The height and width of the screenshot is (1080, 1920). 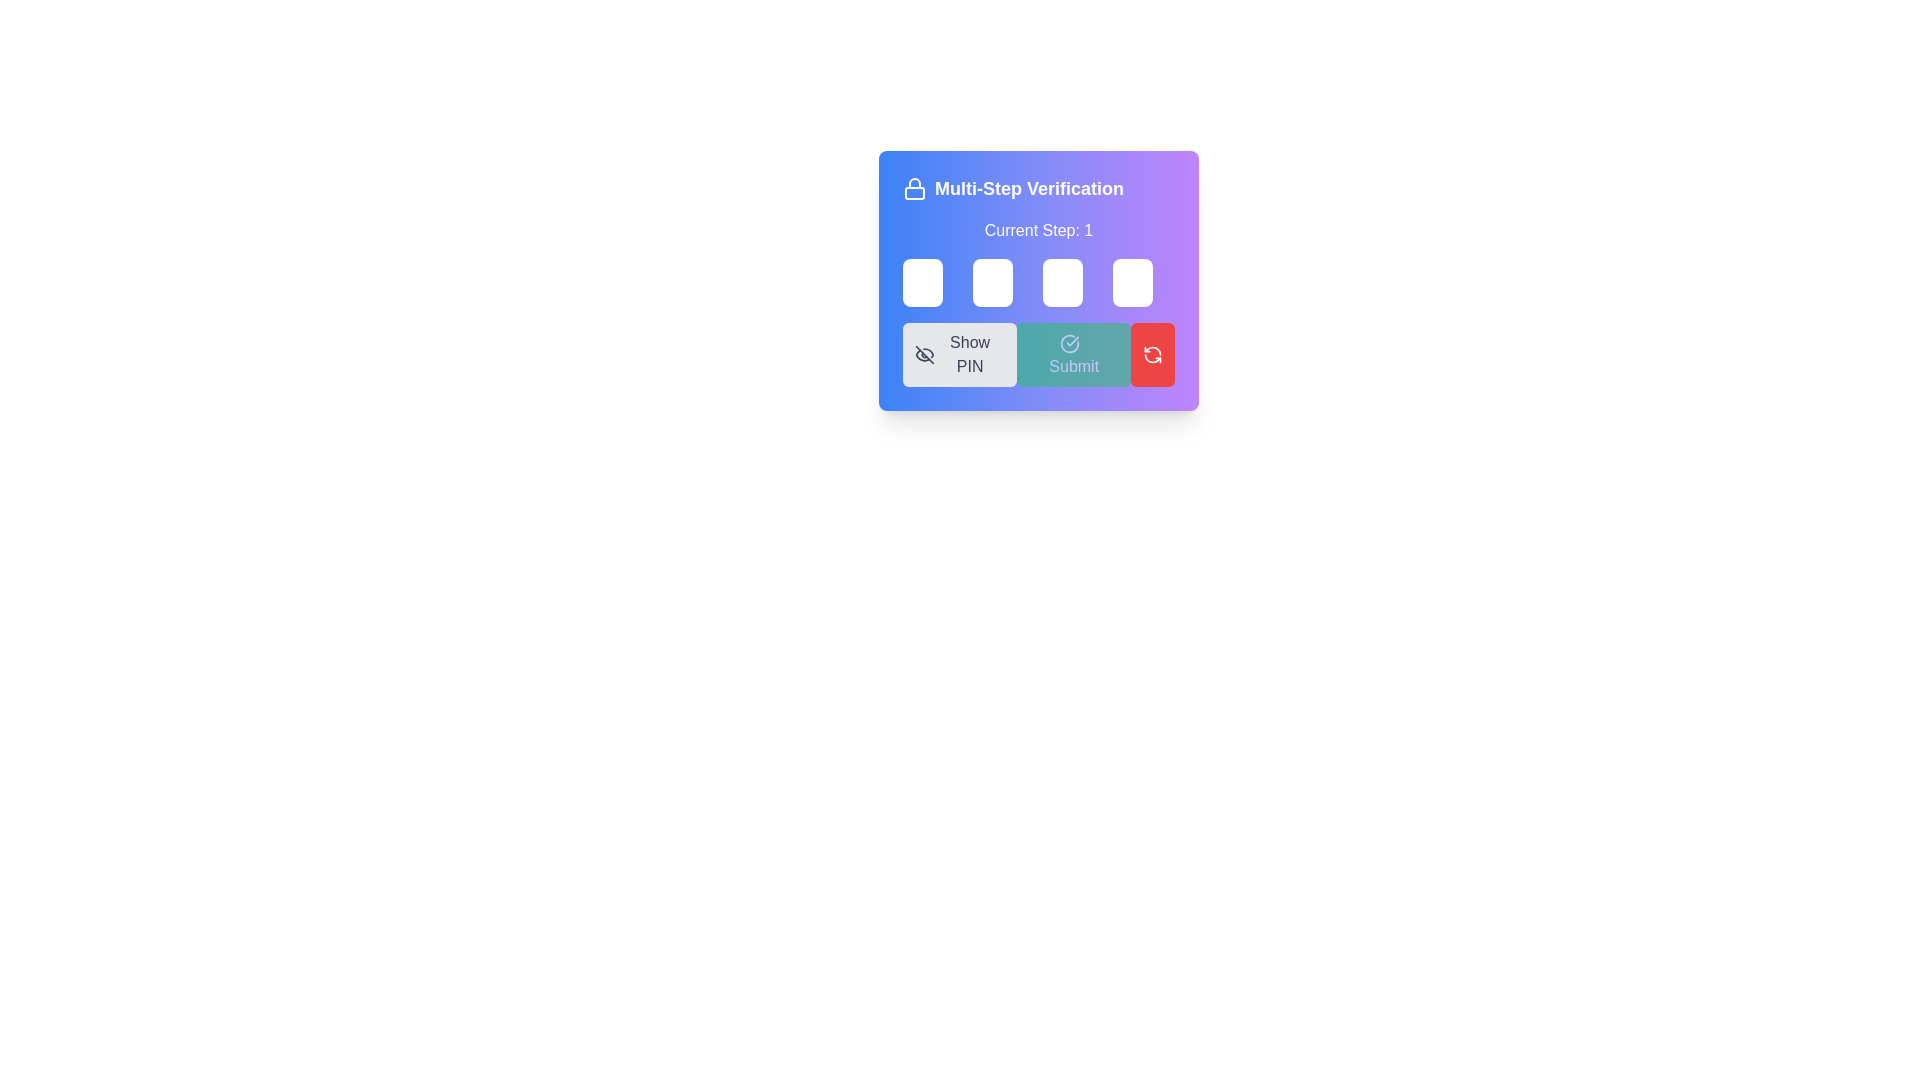 What do you see at coordinates (960, 353) in the screenshot?
I see `the leftmost button in a row of three buttons that toggles the visibility of a hidden PIN number, located within a purple and blue gradient box near the bottom of the interface` at bounding box center [960, 353].